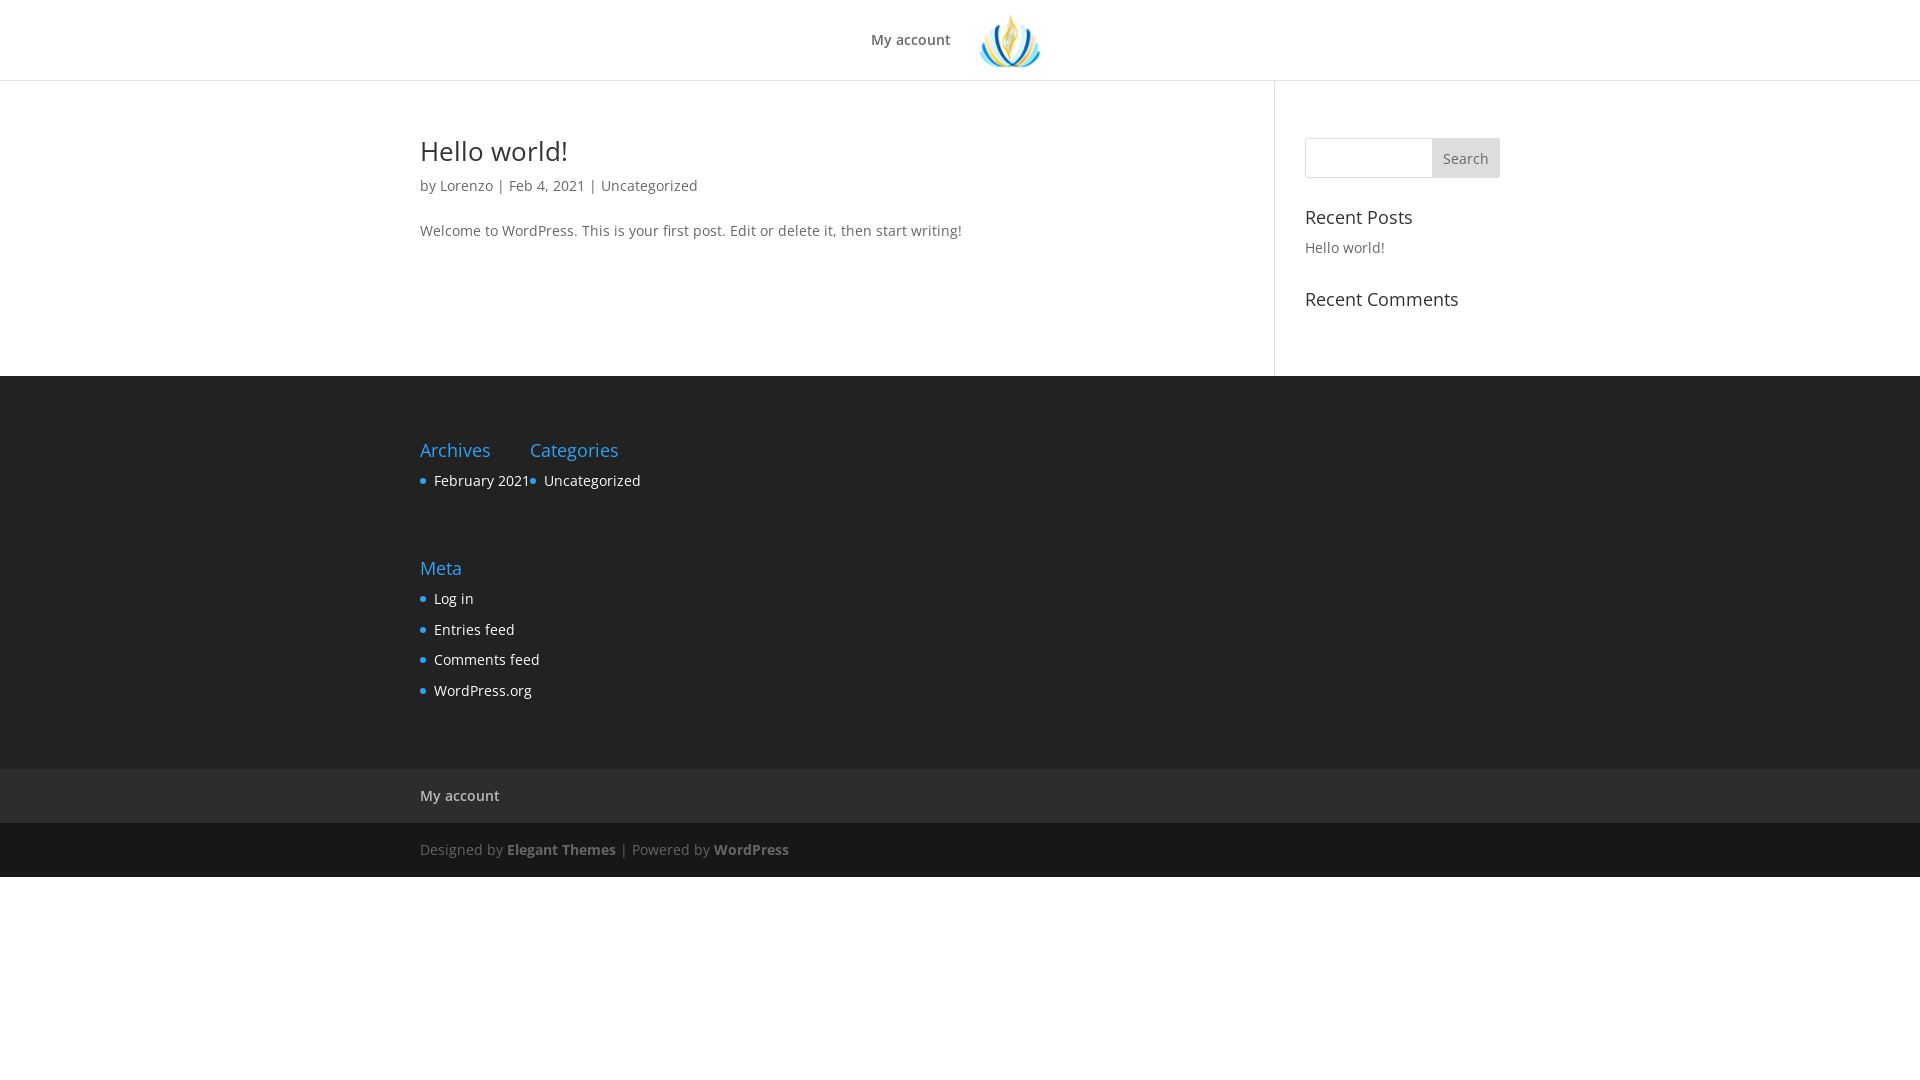 The width and height of the screenshot is (1920, 1080). Describe the element at coordinates (465, 185) in the screenshot. I see `'Lorenzo'` at that location.